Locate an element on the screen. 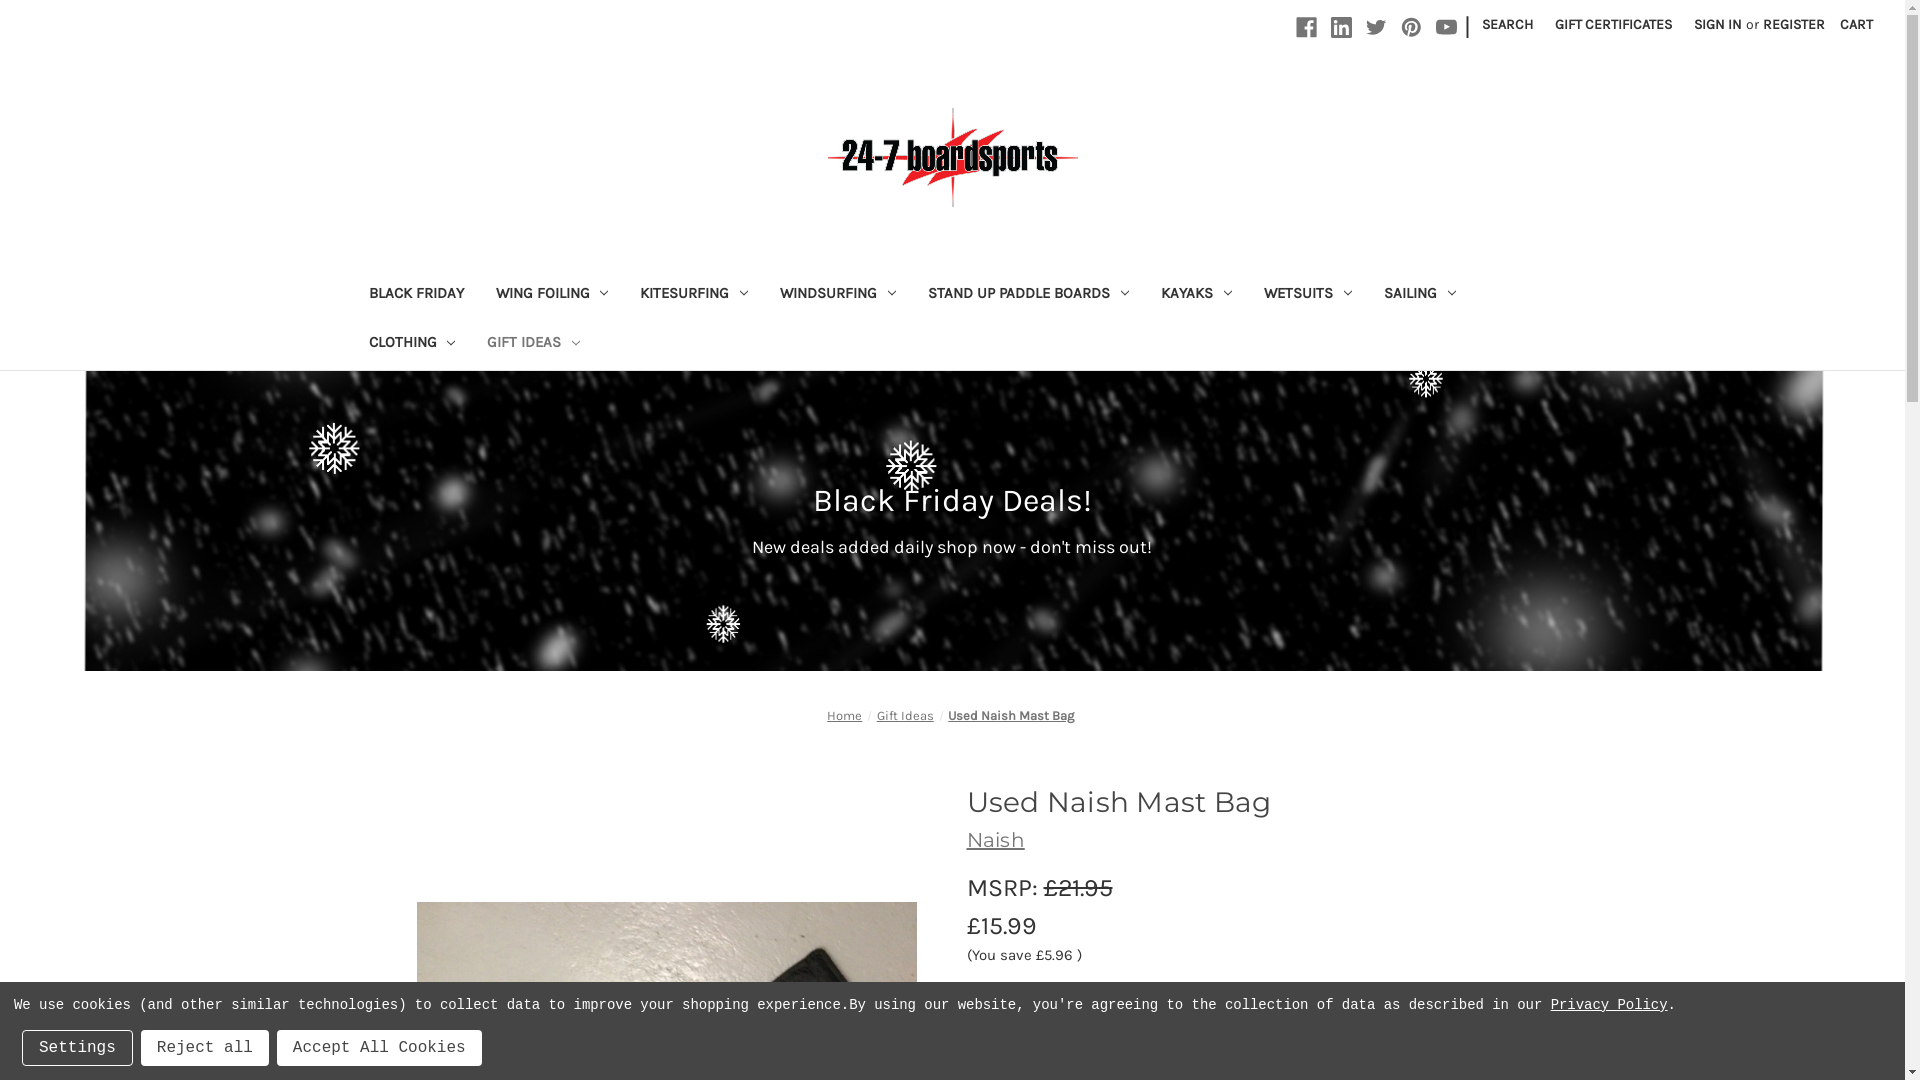  'Privacy Policy' is located at coordinates (1609, 1005).